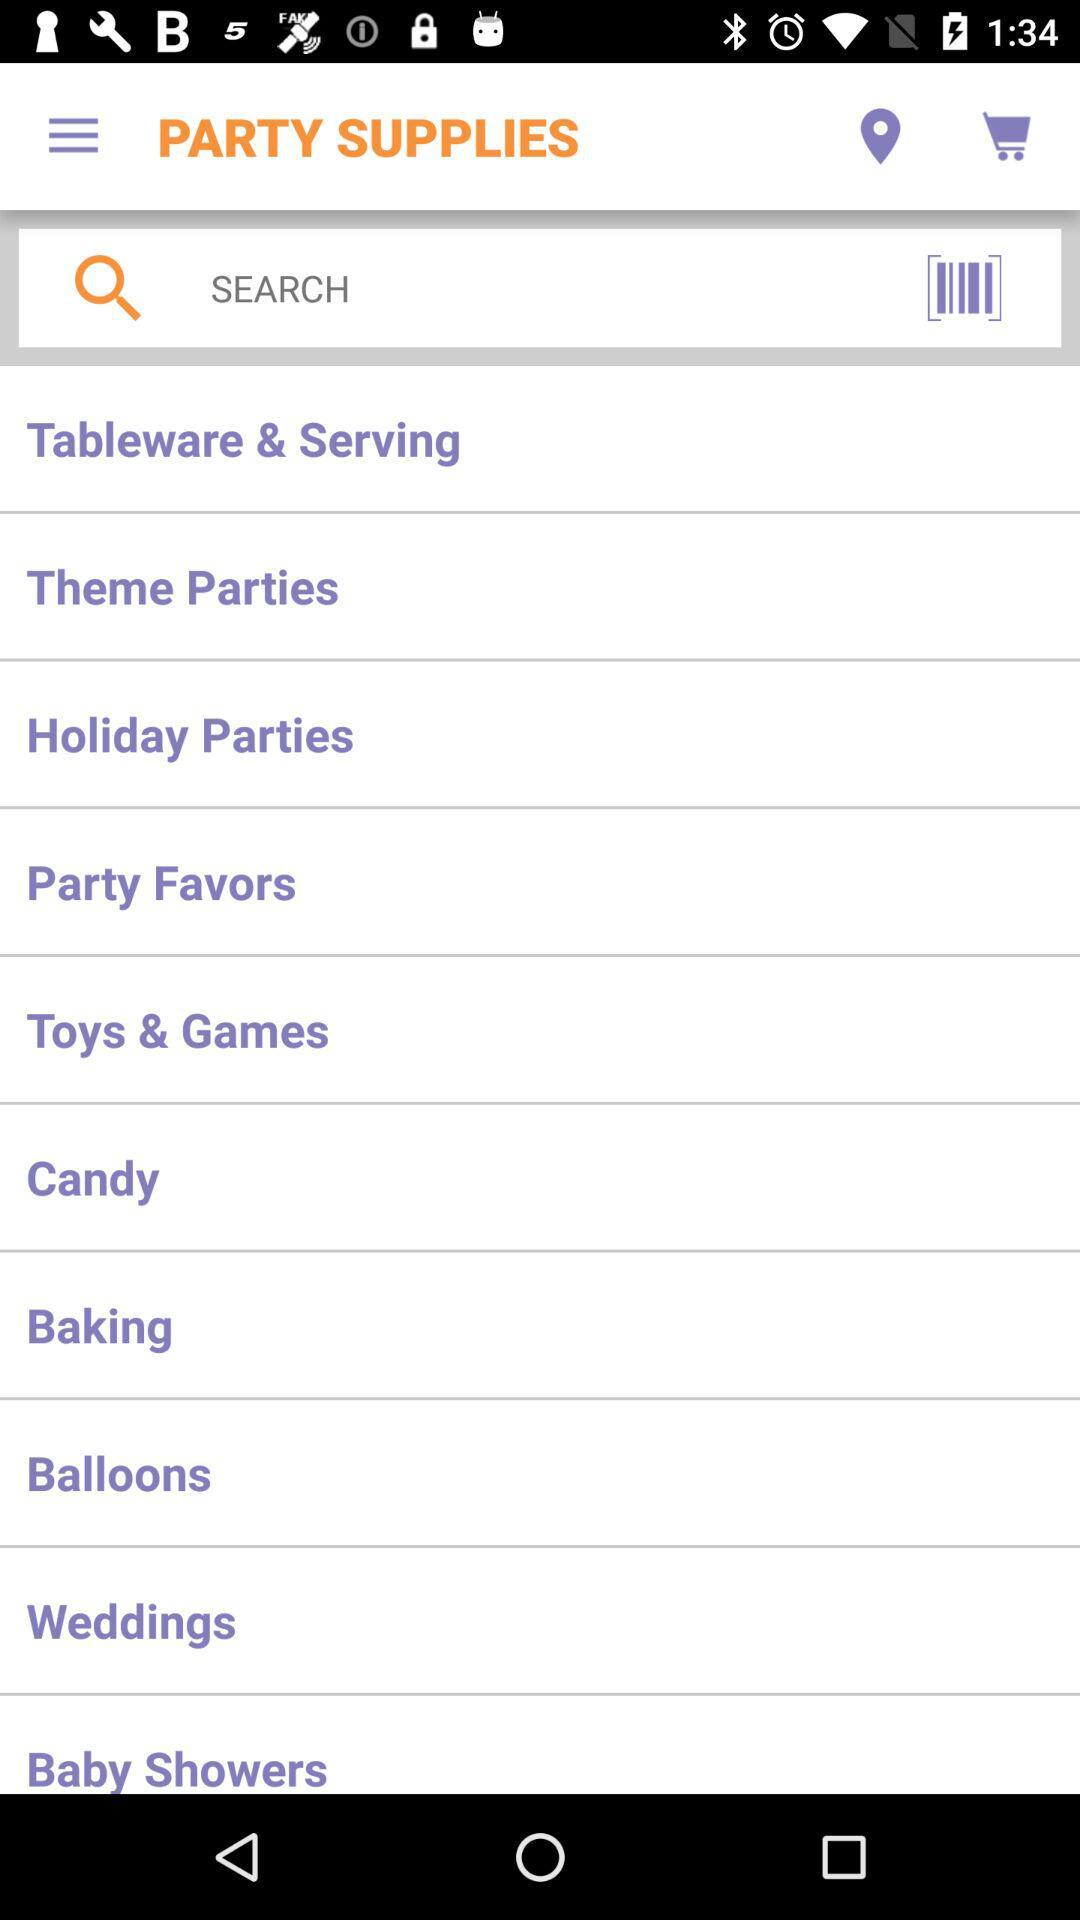 This screenshot has width=1080, height=1920. I want to click on search below party supplies, so click(531, 287).